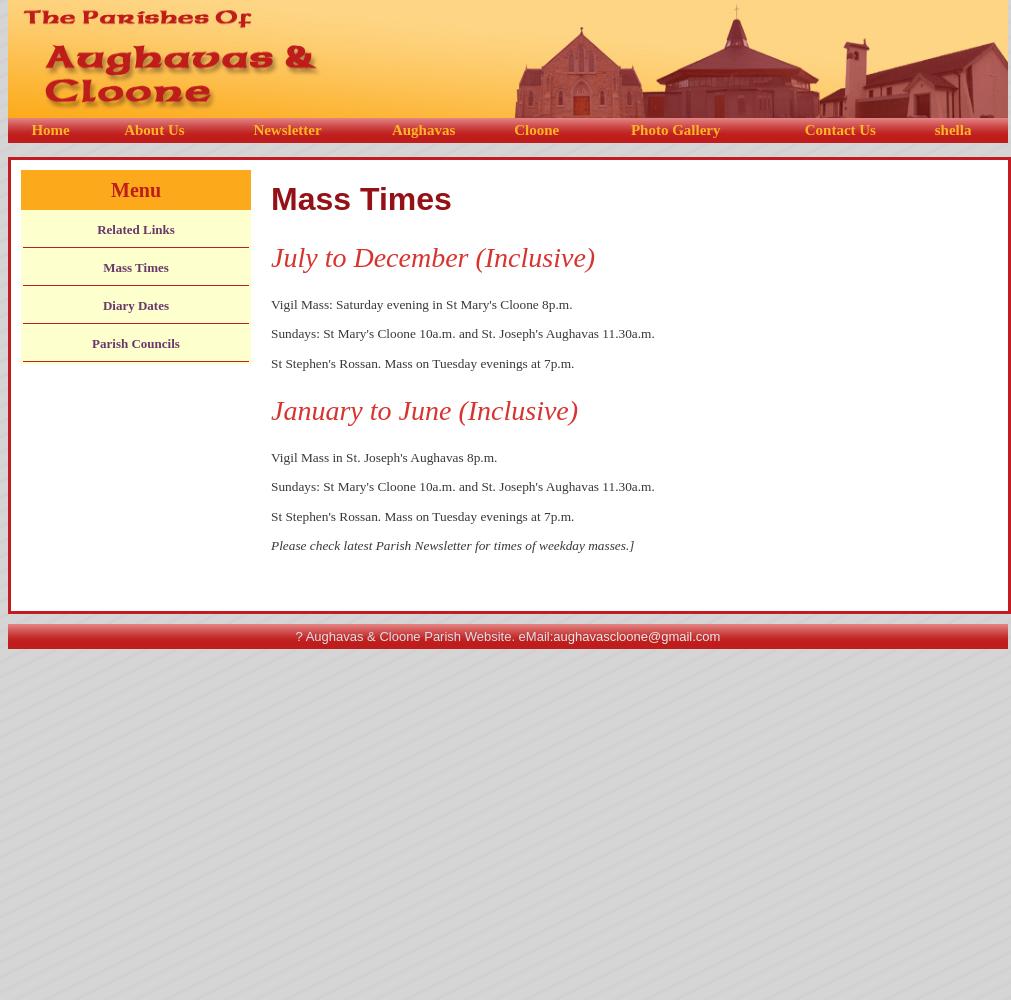 This screenshot has width=1011, height=1000. I want to click on 'About Us', so click(152, 130).